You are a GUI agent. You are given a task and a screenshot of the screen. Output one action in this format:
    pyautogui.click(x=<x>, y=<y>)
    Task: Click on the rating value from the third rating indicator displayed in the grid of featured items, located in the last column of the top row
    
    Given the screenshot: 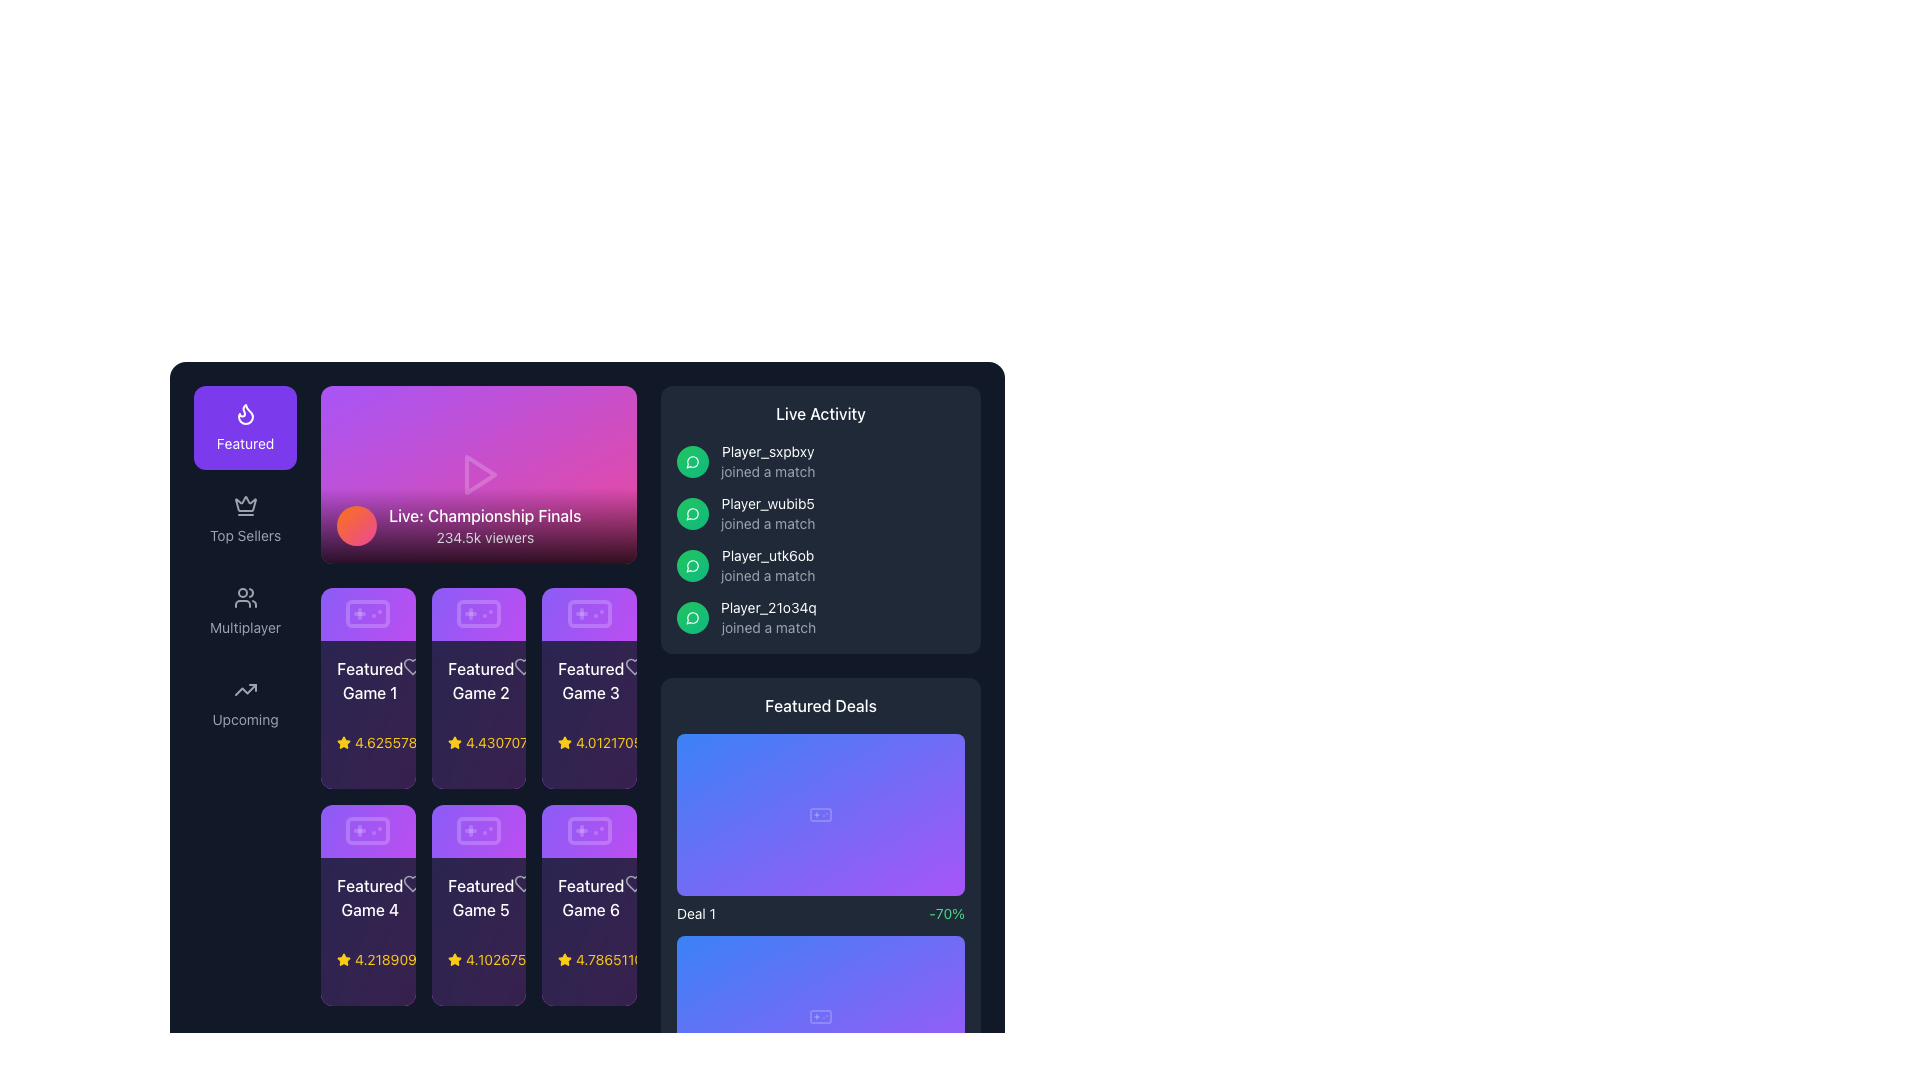 What is the action you would take?
    pyautogui.click(x=630, y=742)
    